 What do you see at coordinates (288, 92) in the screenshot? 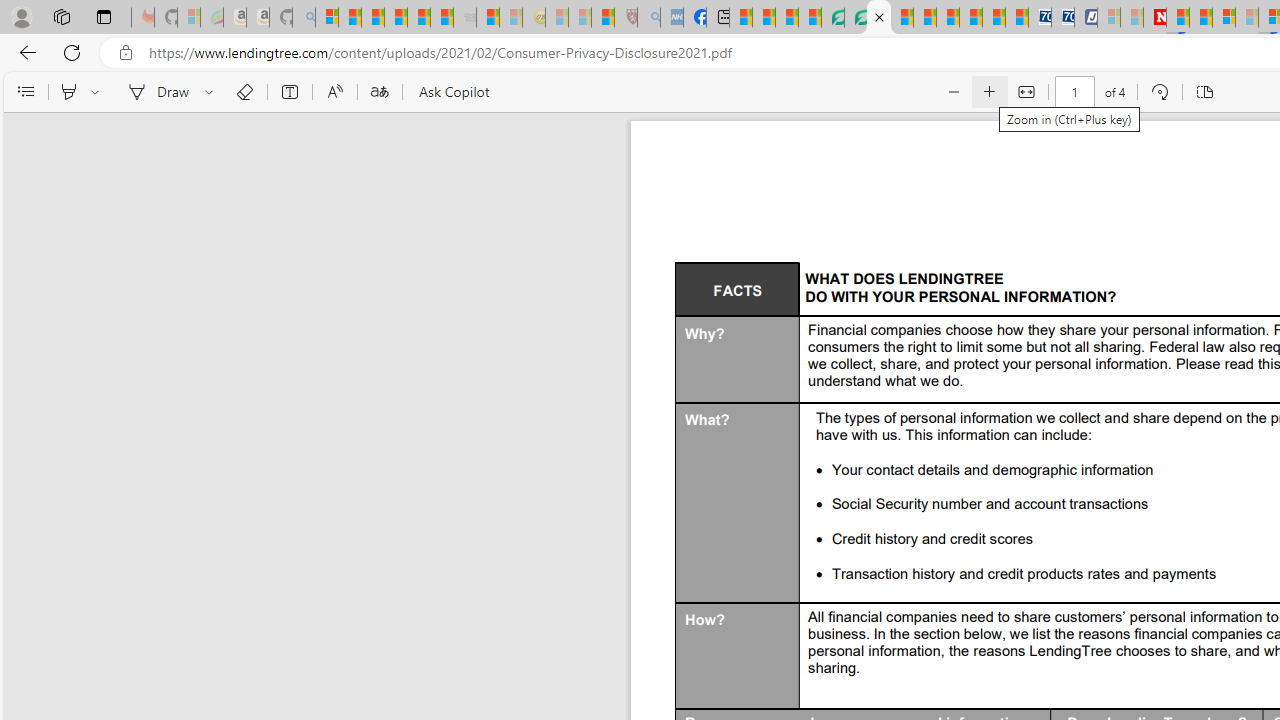
I see `'Add text'` at bounding box center [288, 92].